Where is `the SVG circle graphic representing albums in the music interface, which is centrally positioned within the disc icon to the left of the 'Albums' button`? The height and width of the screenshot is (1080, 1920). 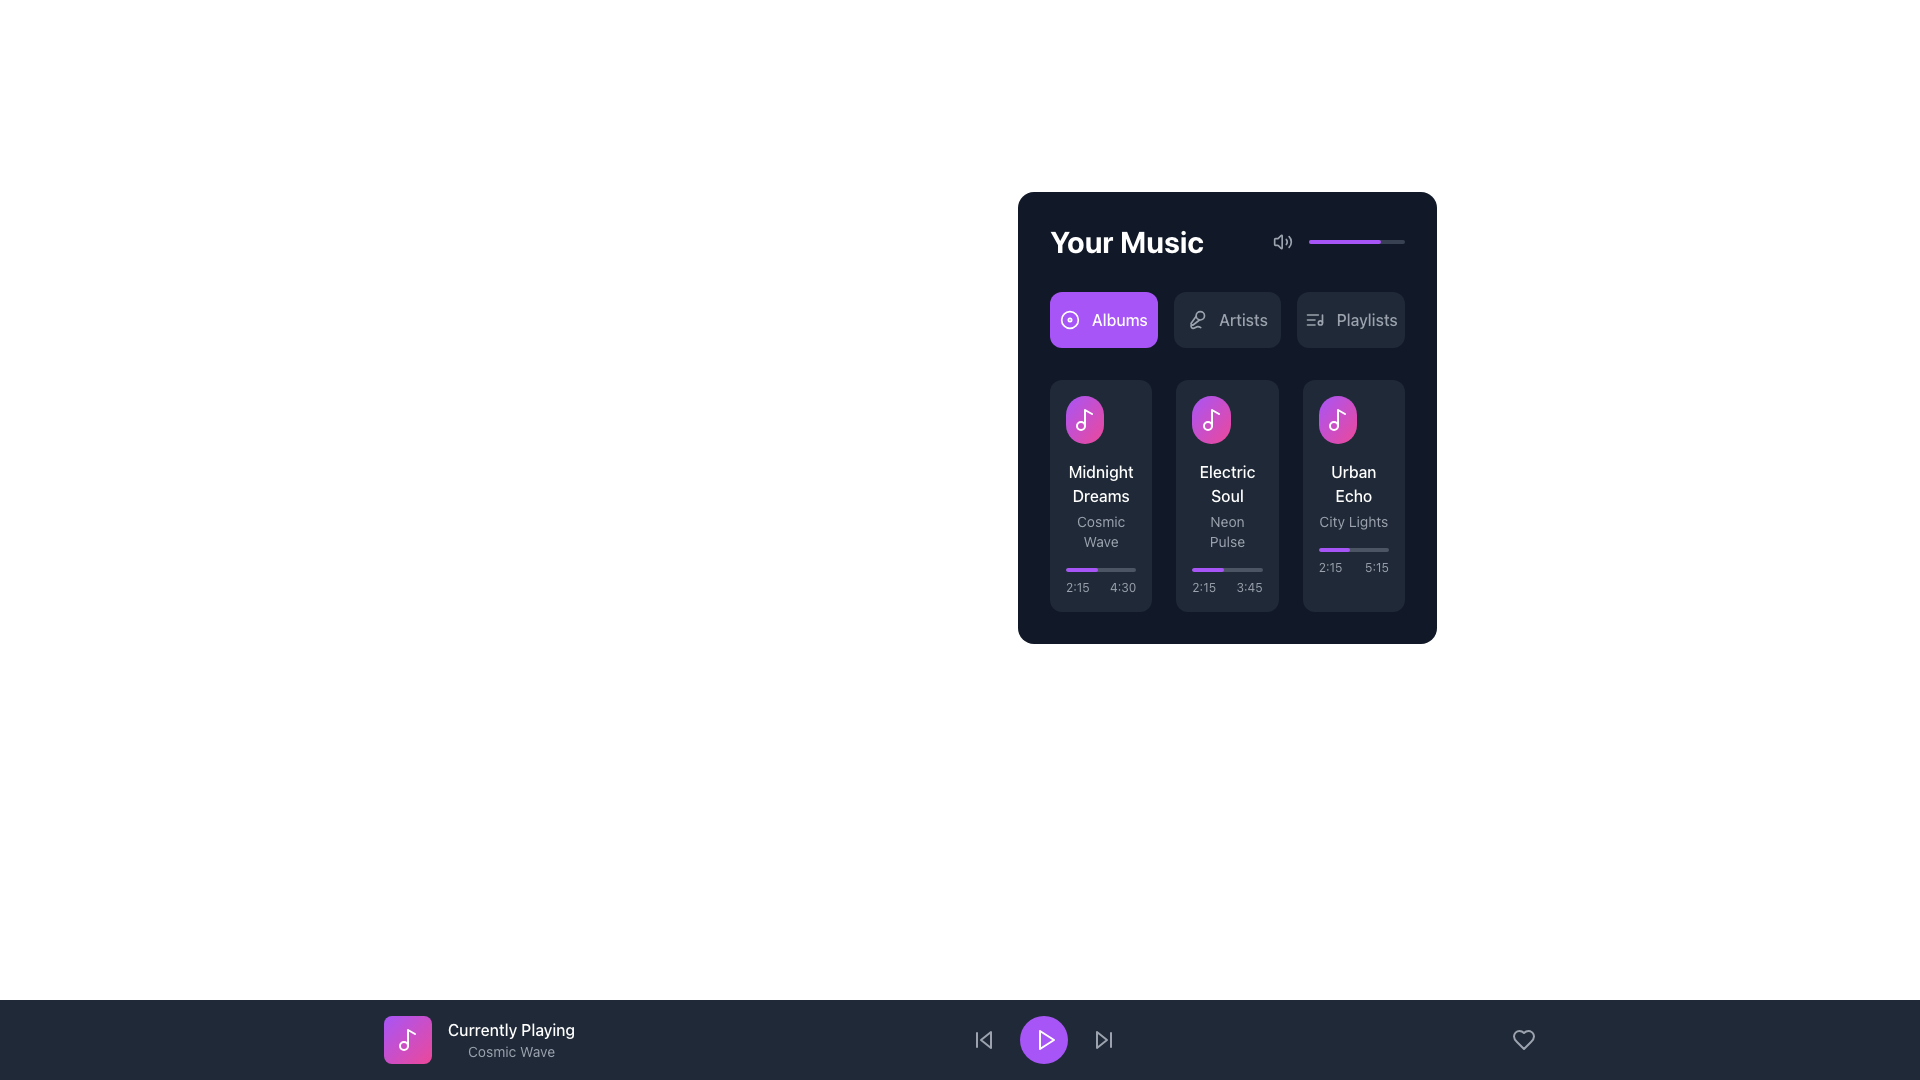
the SVG circle graphic representing albums in the music interface, which is centrally positioned within the disc icon to the left of the 'Albums' button is located at coordinates (1068, 319).